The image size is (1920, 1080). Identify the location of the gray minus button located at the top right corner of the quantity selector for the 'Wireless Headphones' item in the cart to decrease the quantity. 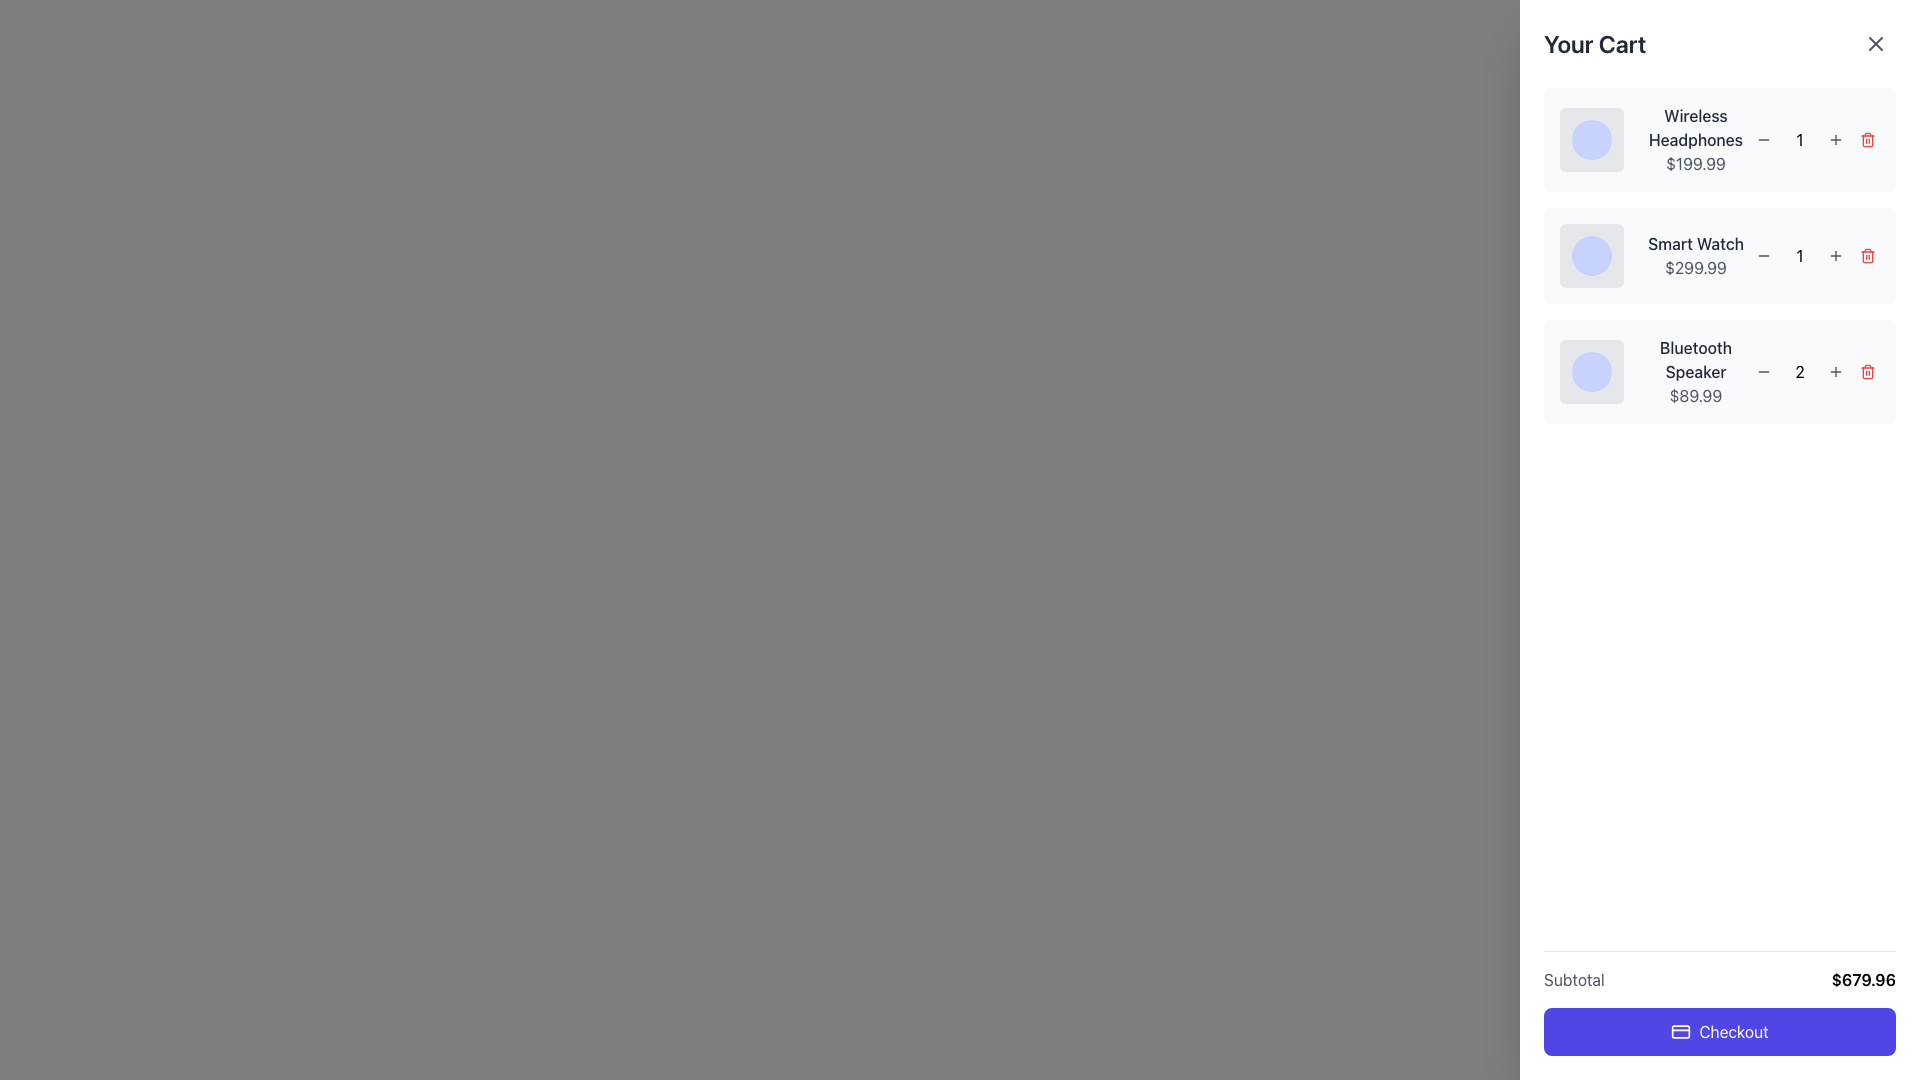
(1763, 138).